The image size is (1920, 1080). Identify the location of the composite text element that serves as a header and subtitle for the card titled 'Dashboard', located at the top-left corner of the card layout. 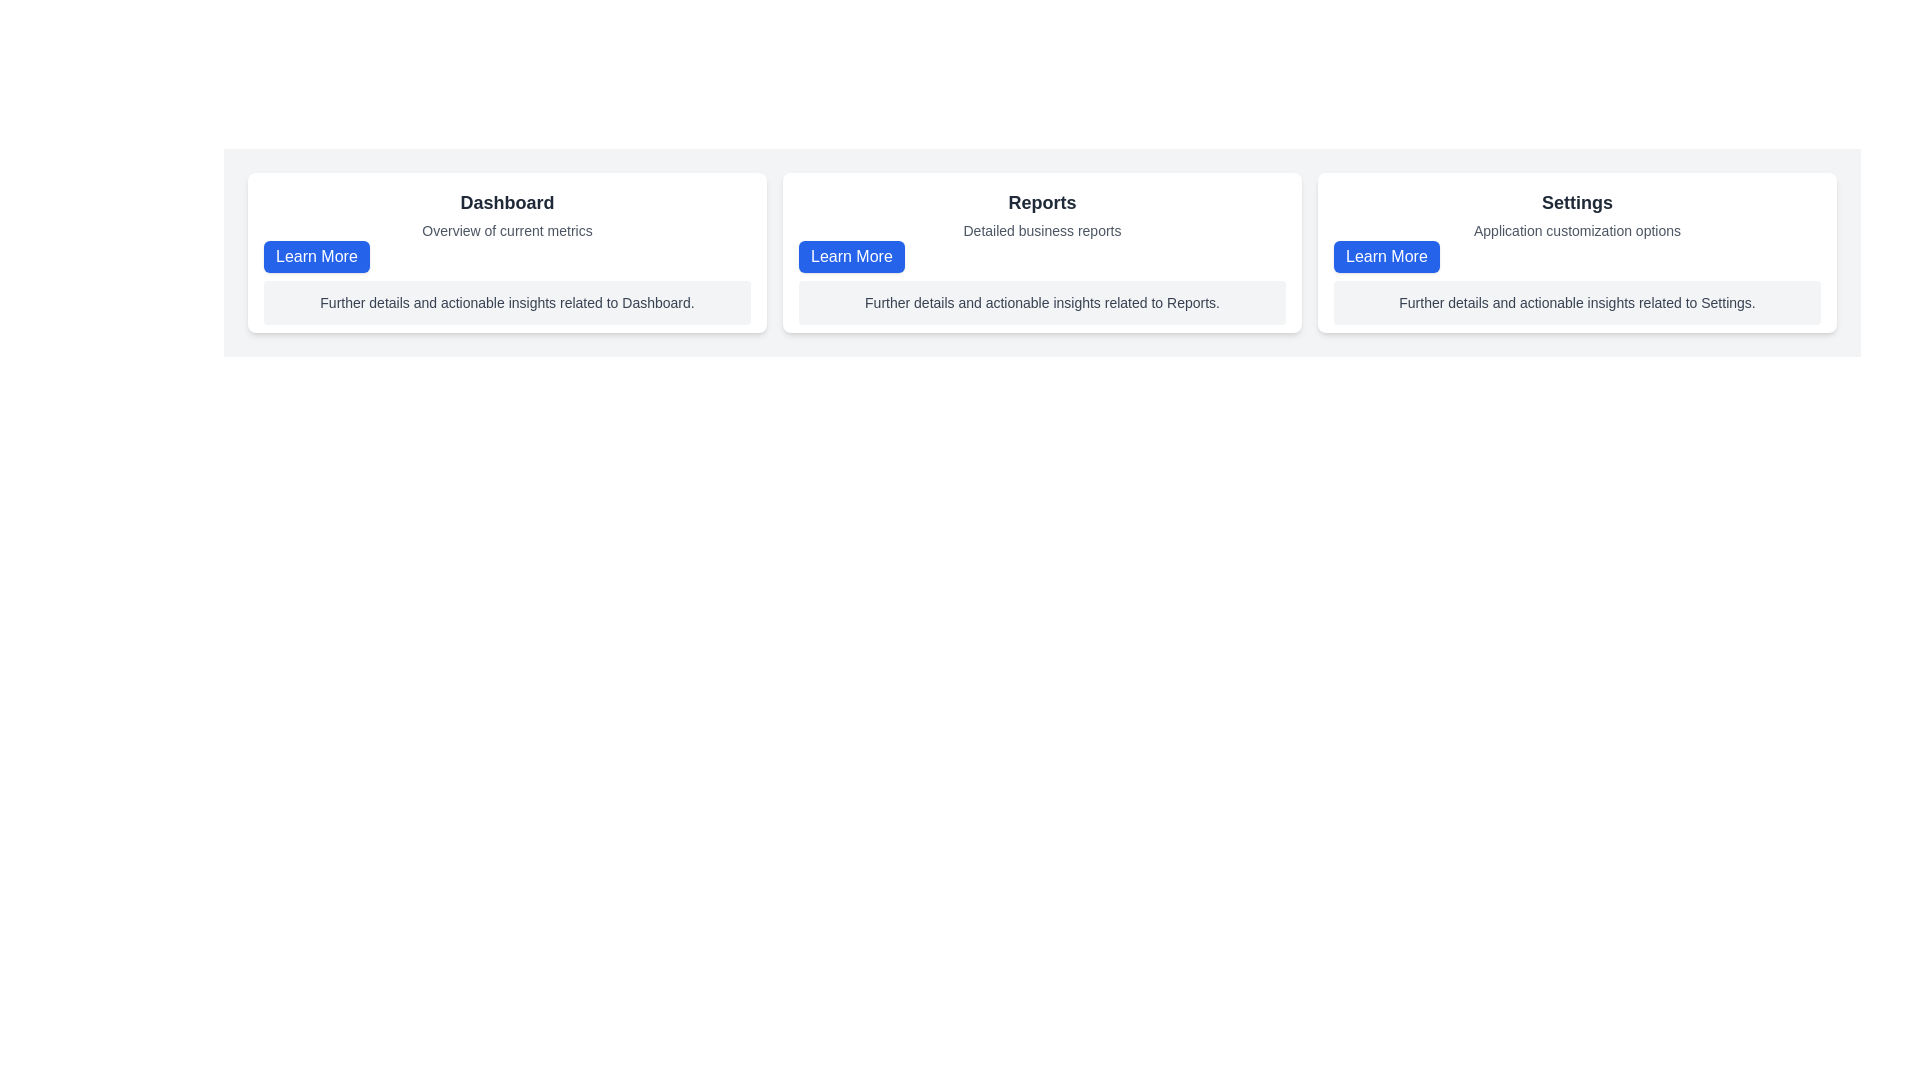
(507, 215).